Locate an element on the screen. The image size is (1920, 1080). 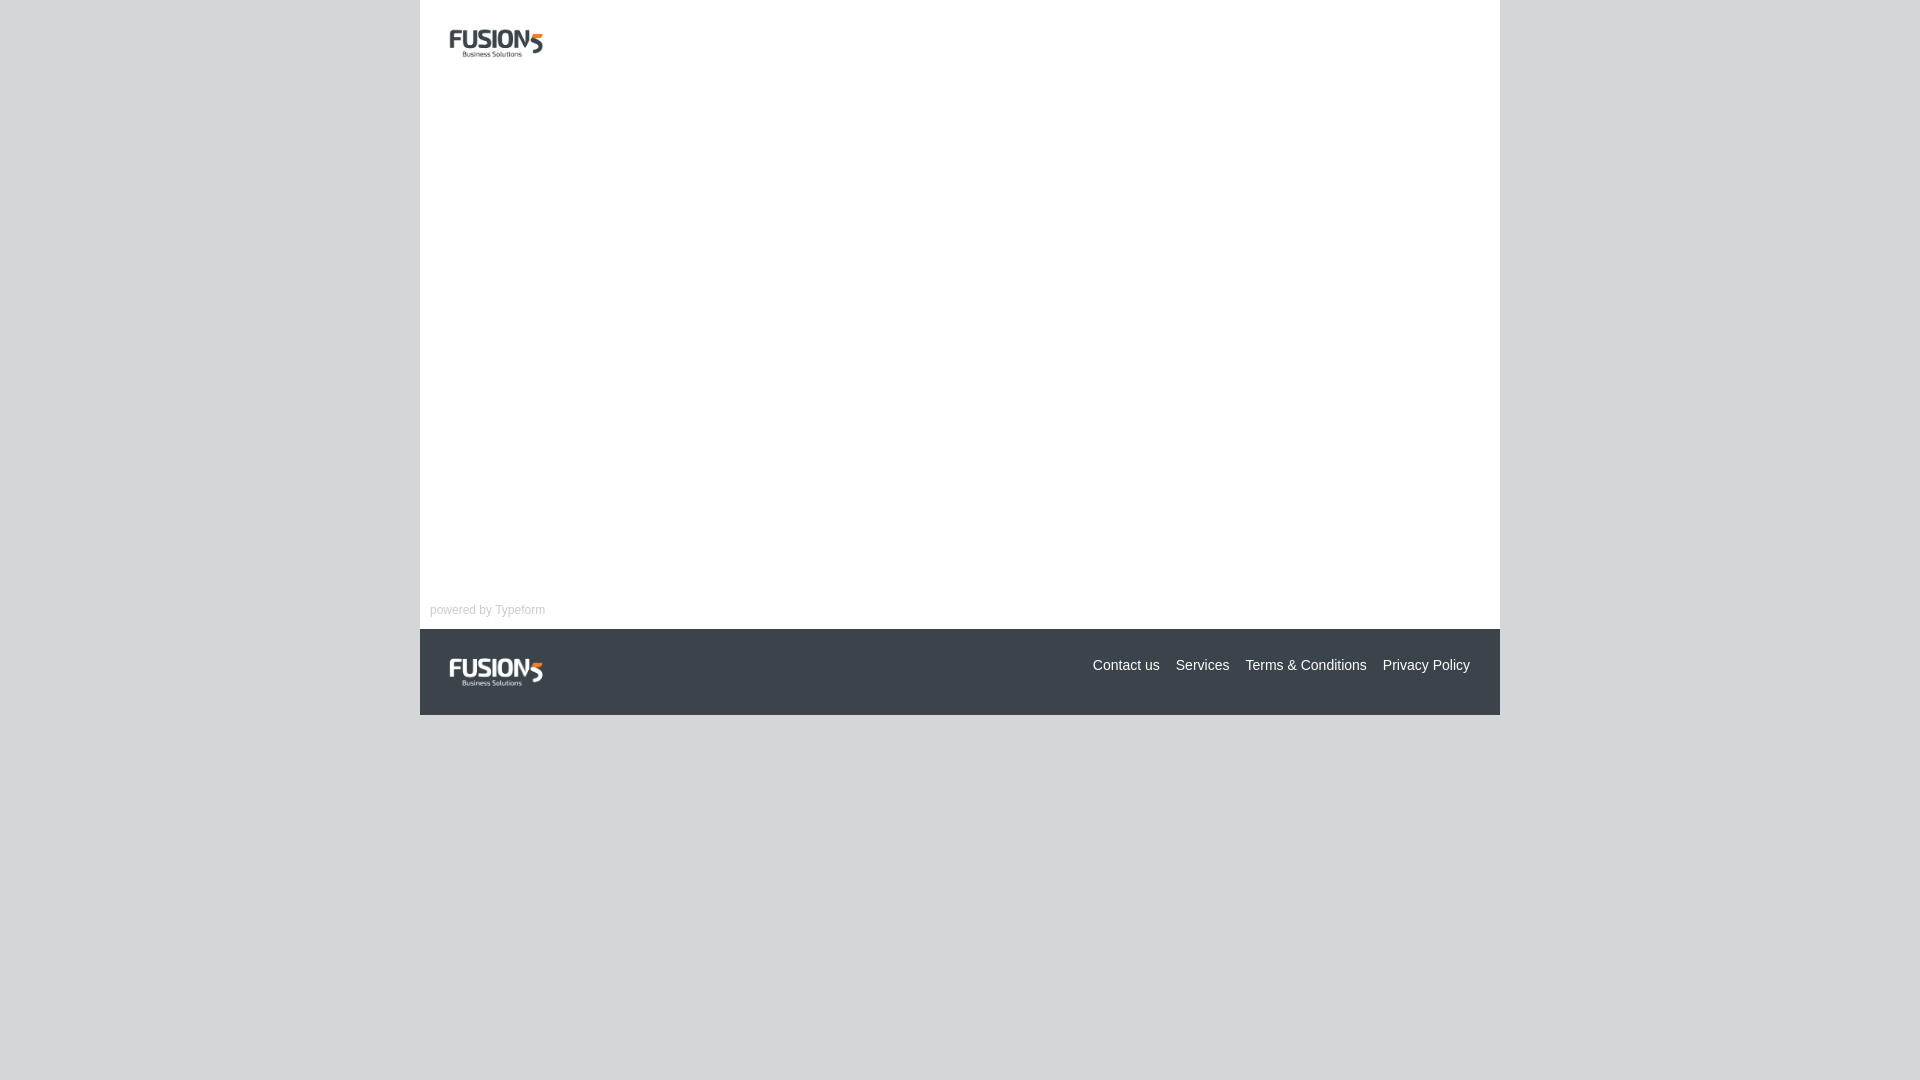
'Contact us' is located at coordinates (1126, 664).